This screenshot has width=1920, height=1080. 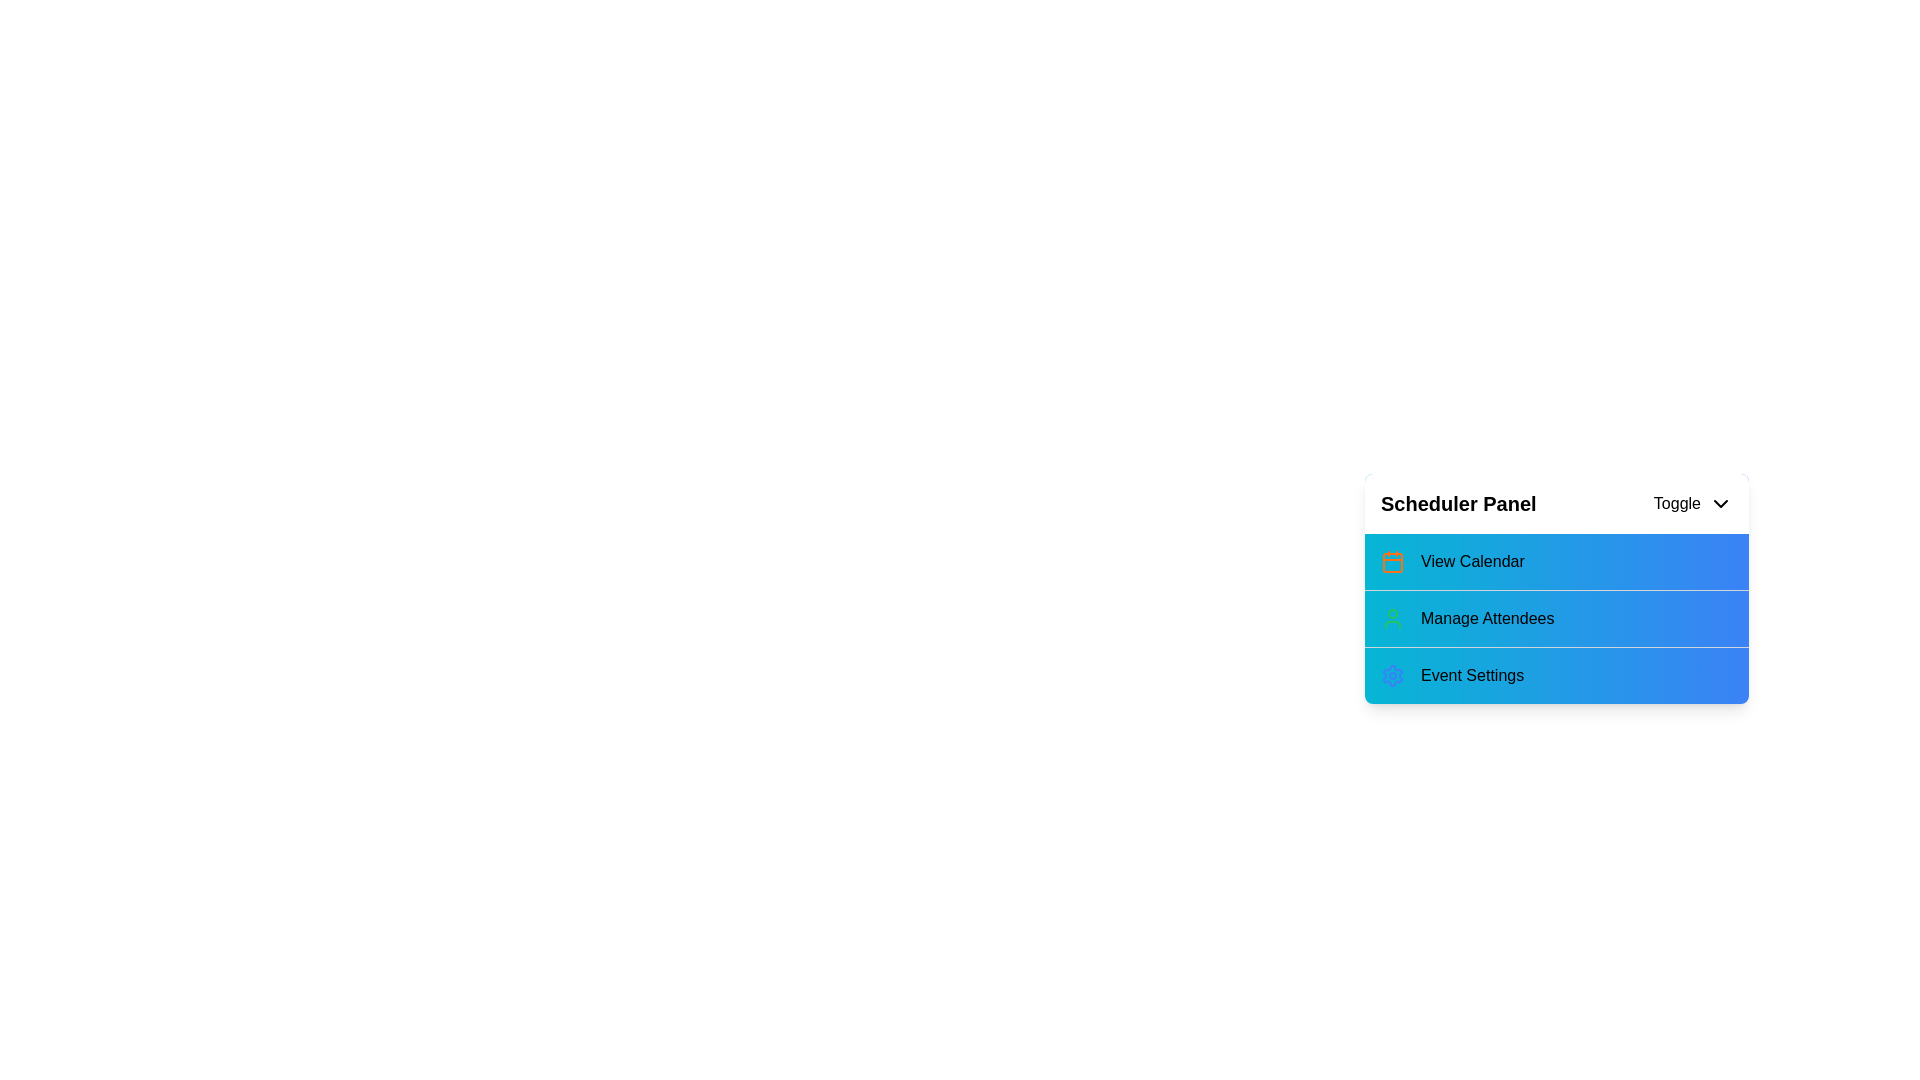 What do you see at coordinates (1555, 562) in the screenshot?
I see `the 'View Calendar' option in the Scheduler Menu` at bounding box center [1555, 562].